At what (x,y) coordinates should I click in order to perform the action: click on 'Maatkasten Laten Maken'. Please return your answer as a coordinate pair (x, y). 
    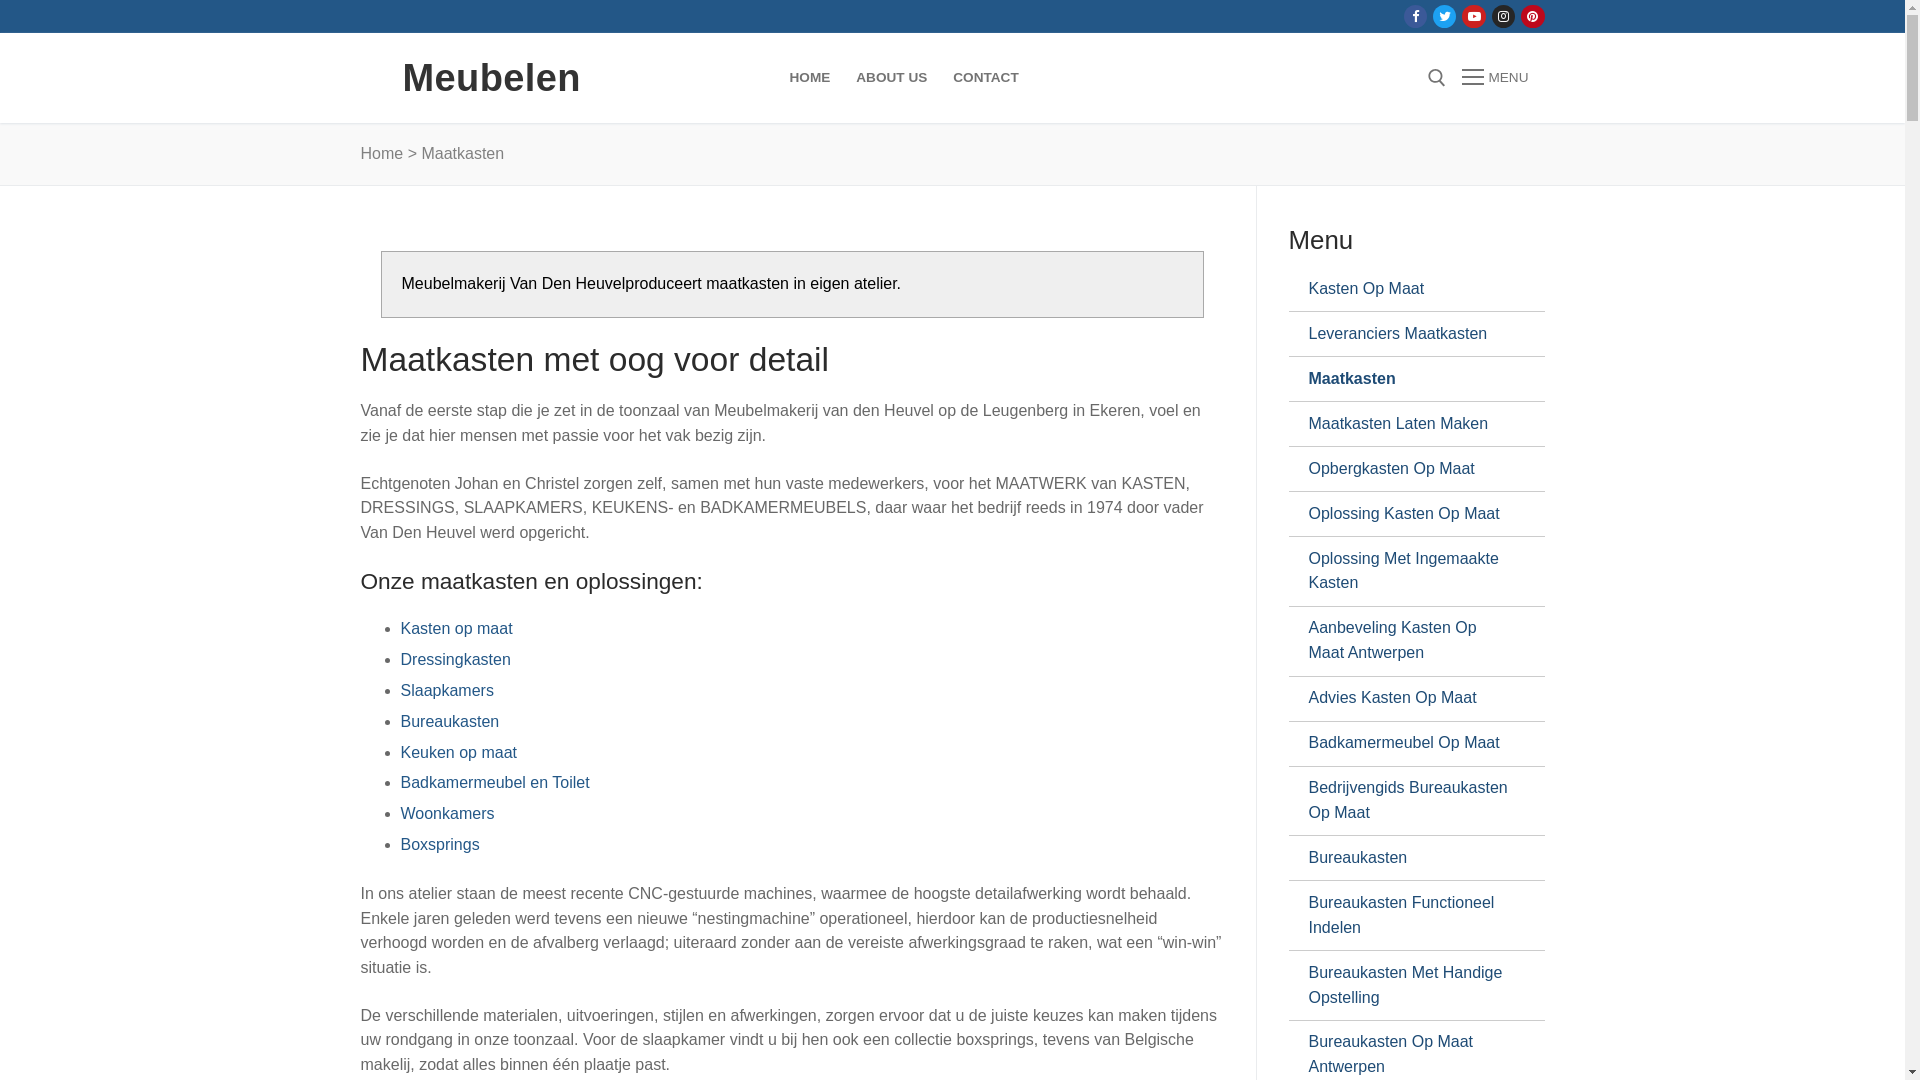
    Looking at the image, I should click on (1406, 423).